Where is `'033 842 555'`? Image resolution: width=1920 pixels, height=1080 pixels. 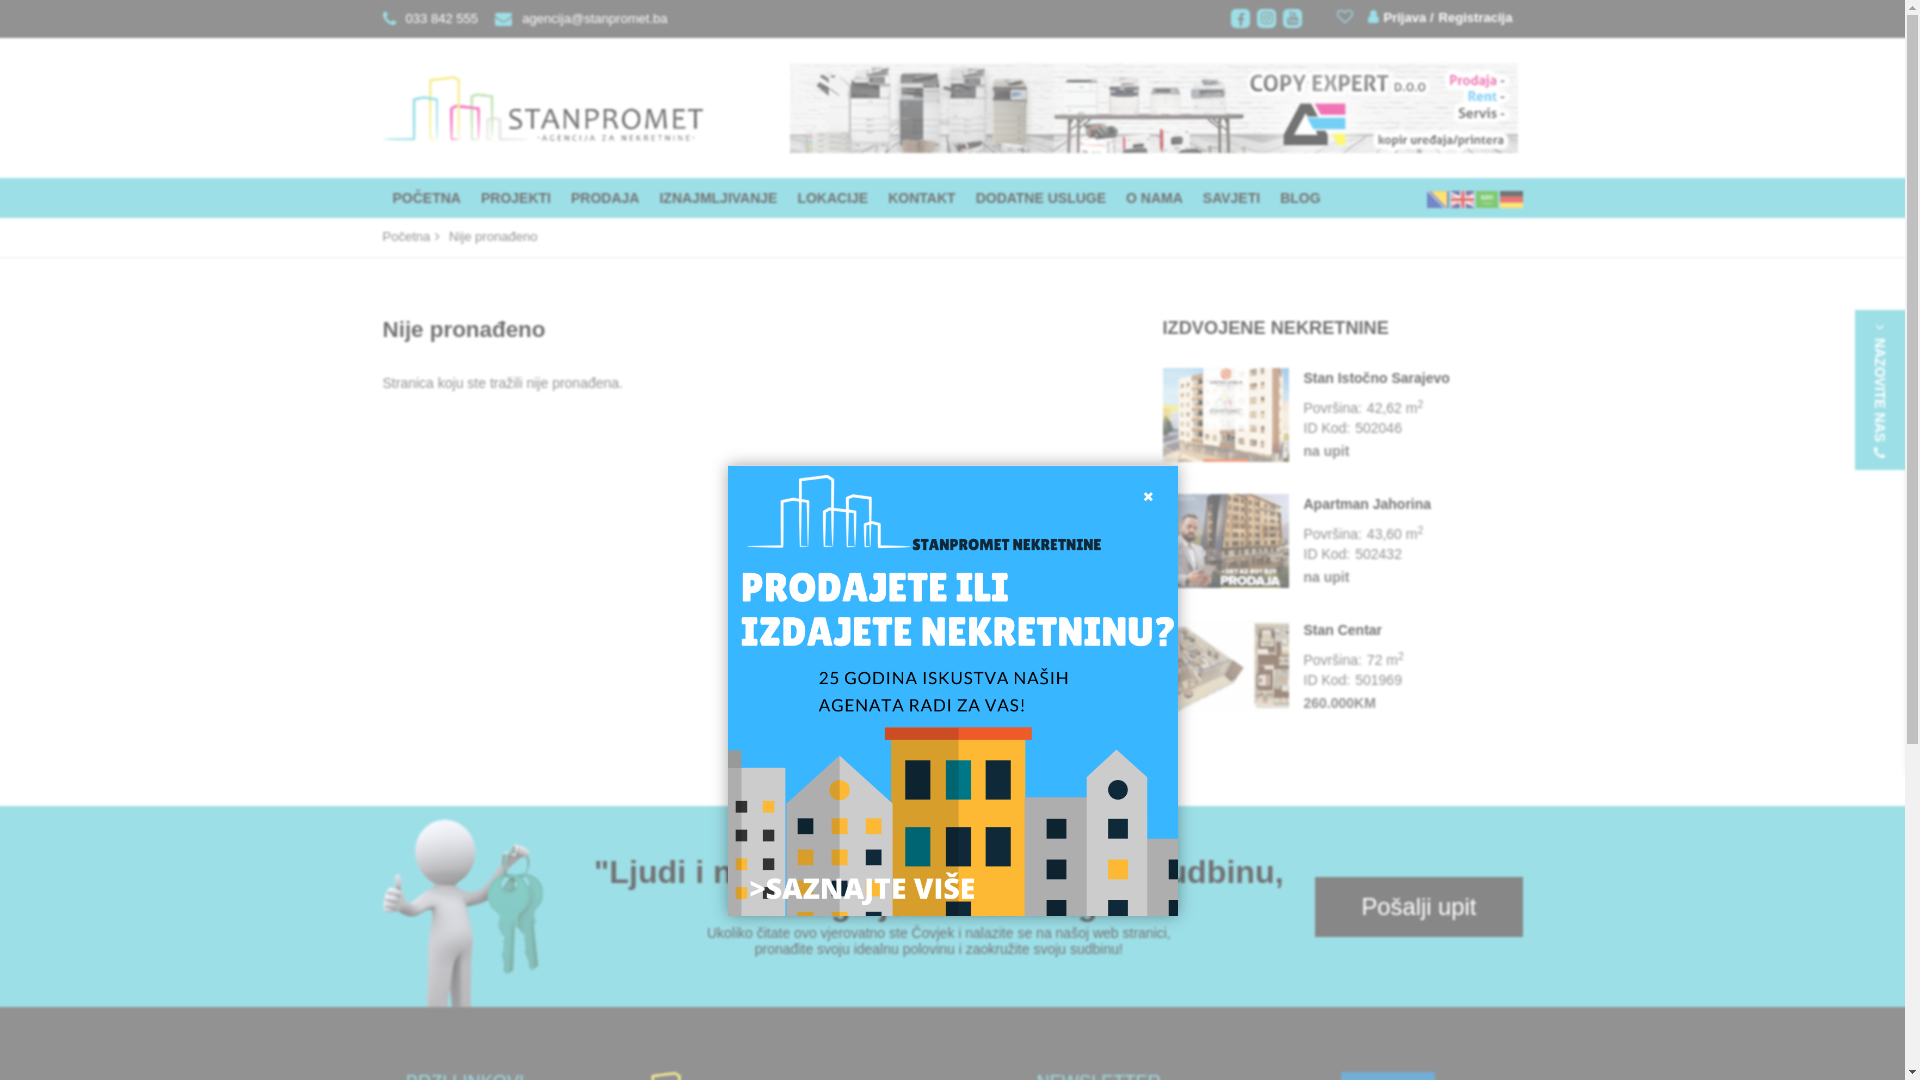 '033 842 555' is located at coordinates (382, 18).